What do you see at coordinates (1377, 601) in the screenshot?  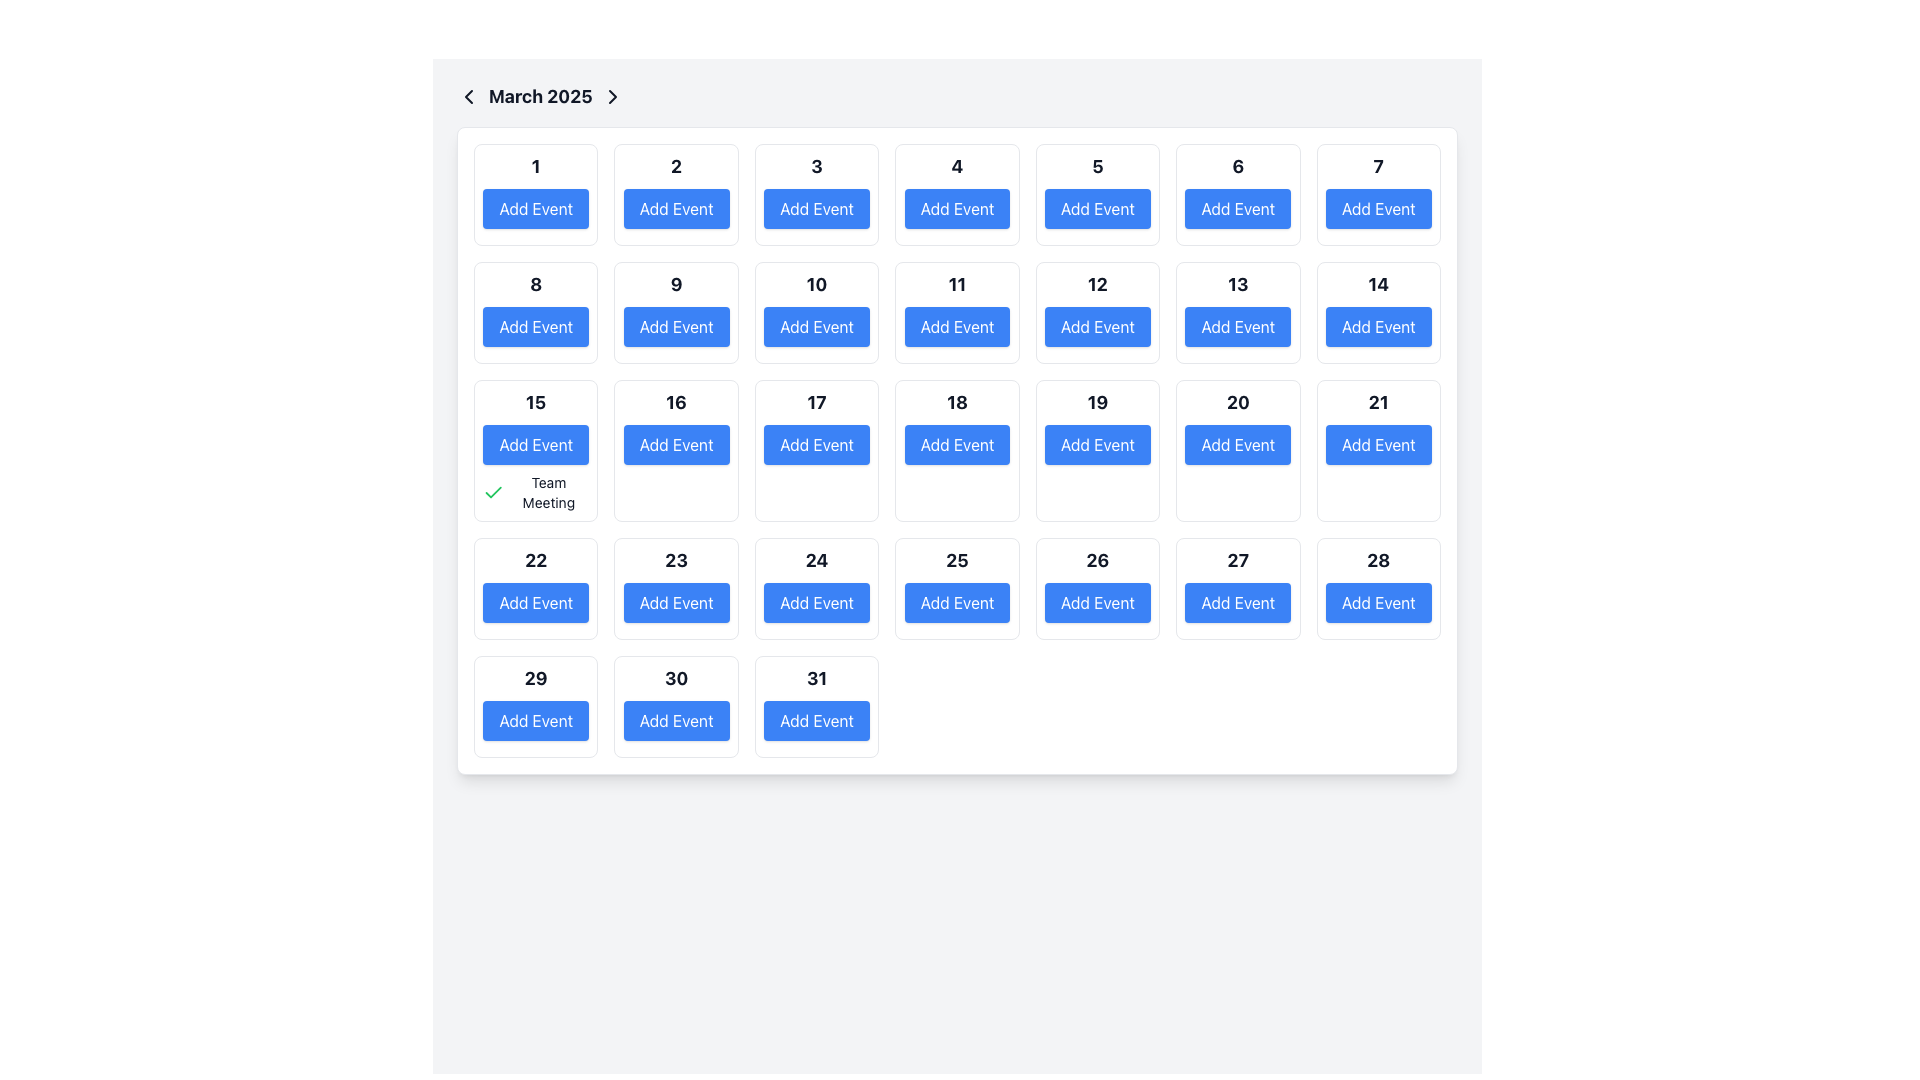 I see `the button located in the bottom-right corner of the calendar grid for March 2025, under the date '28', to initiate adding an event` at bounding box center [1377, 601].